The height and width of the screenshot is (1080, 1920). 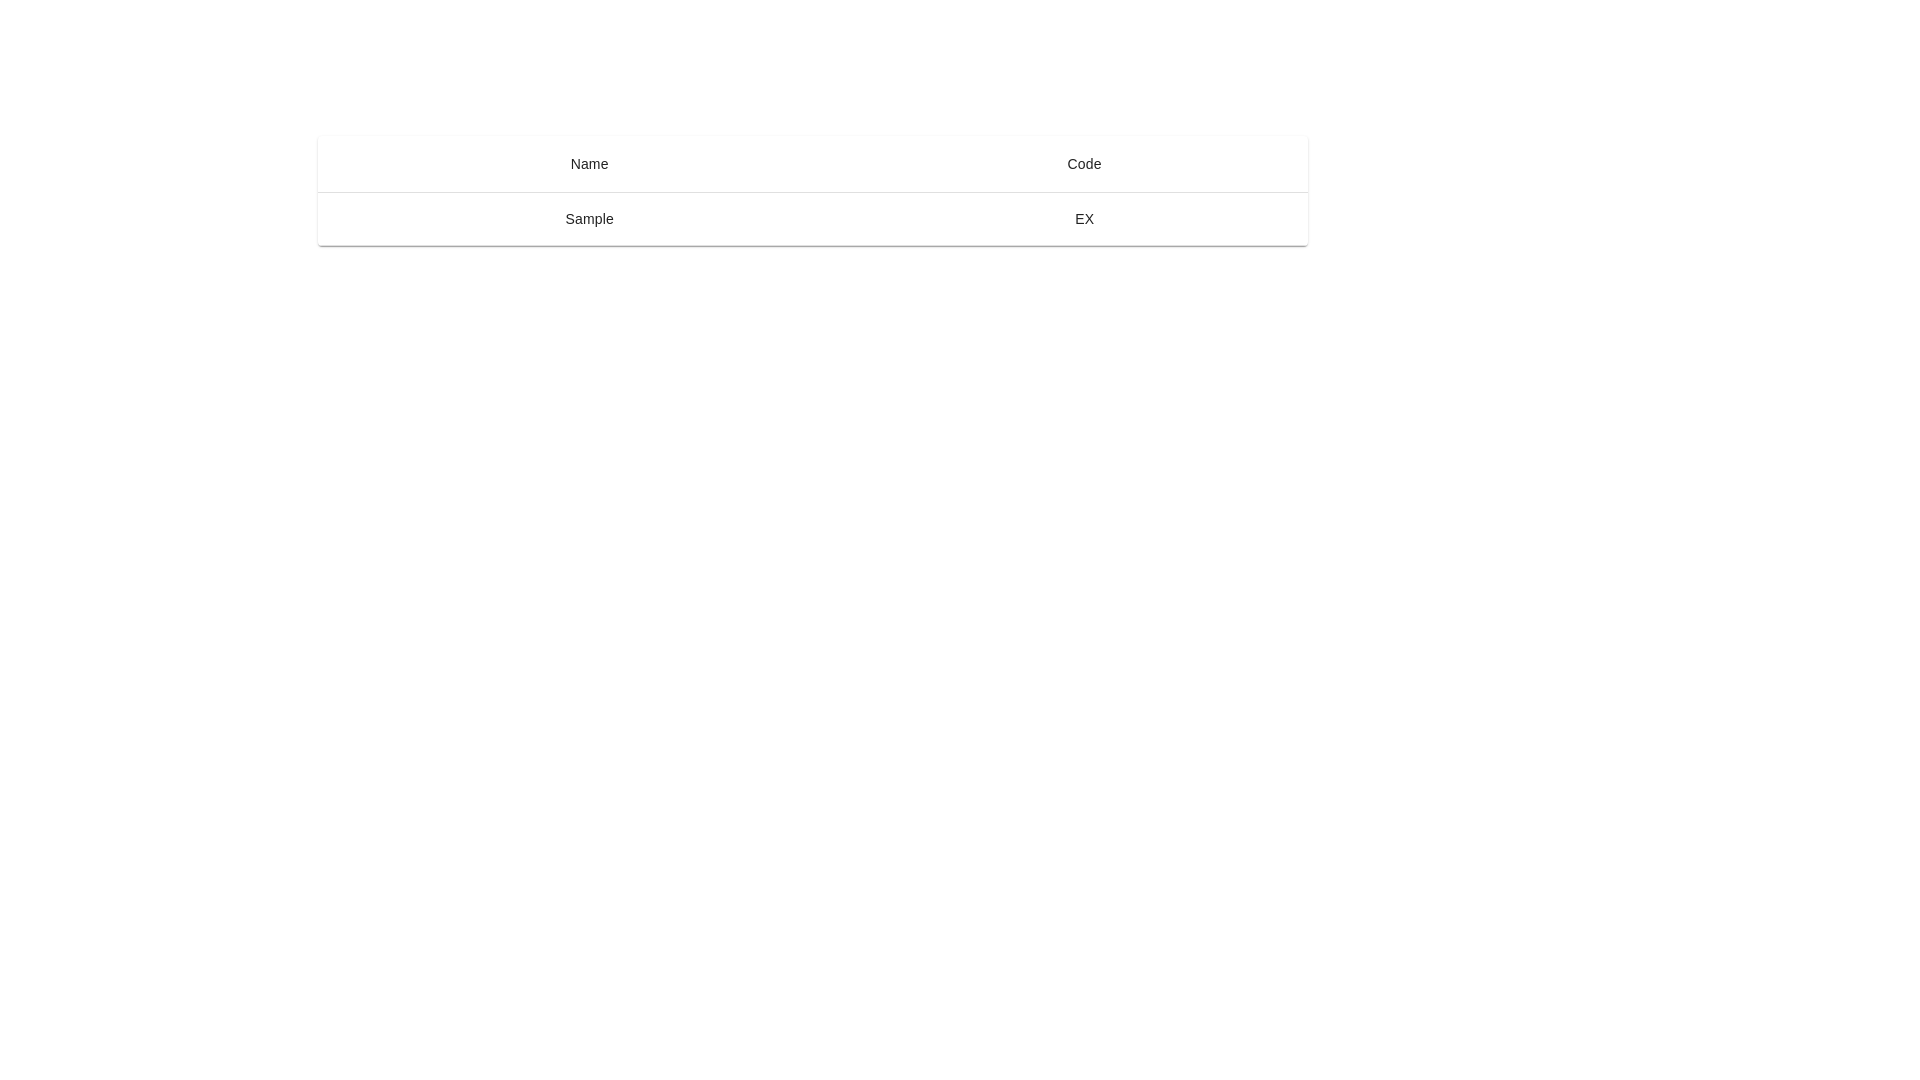 I want to click on the table header cell displaying the text 'Code', which is the second column header in the table, so click(x=1083, y=163).